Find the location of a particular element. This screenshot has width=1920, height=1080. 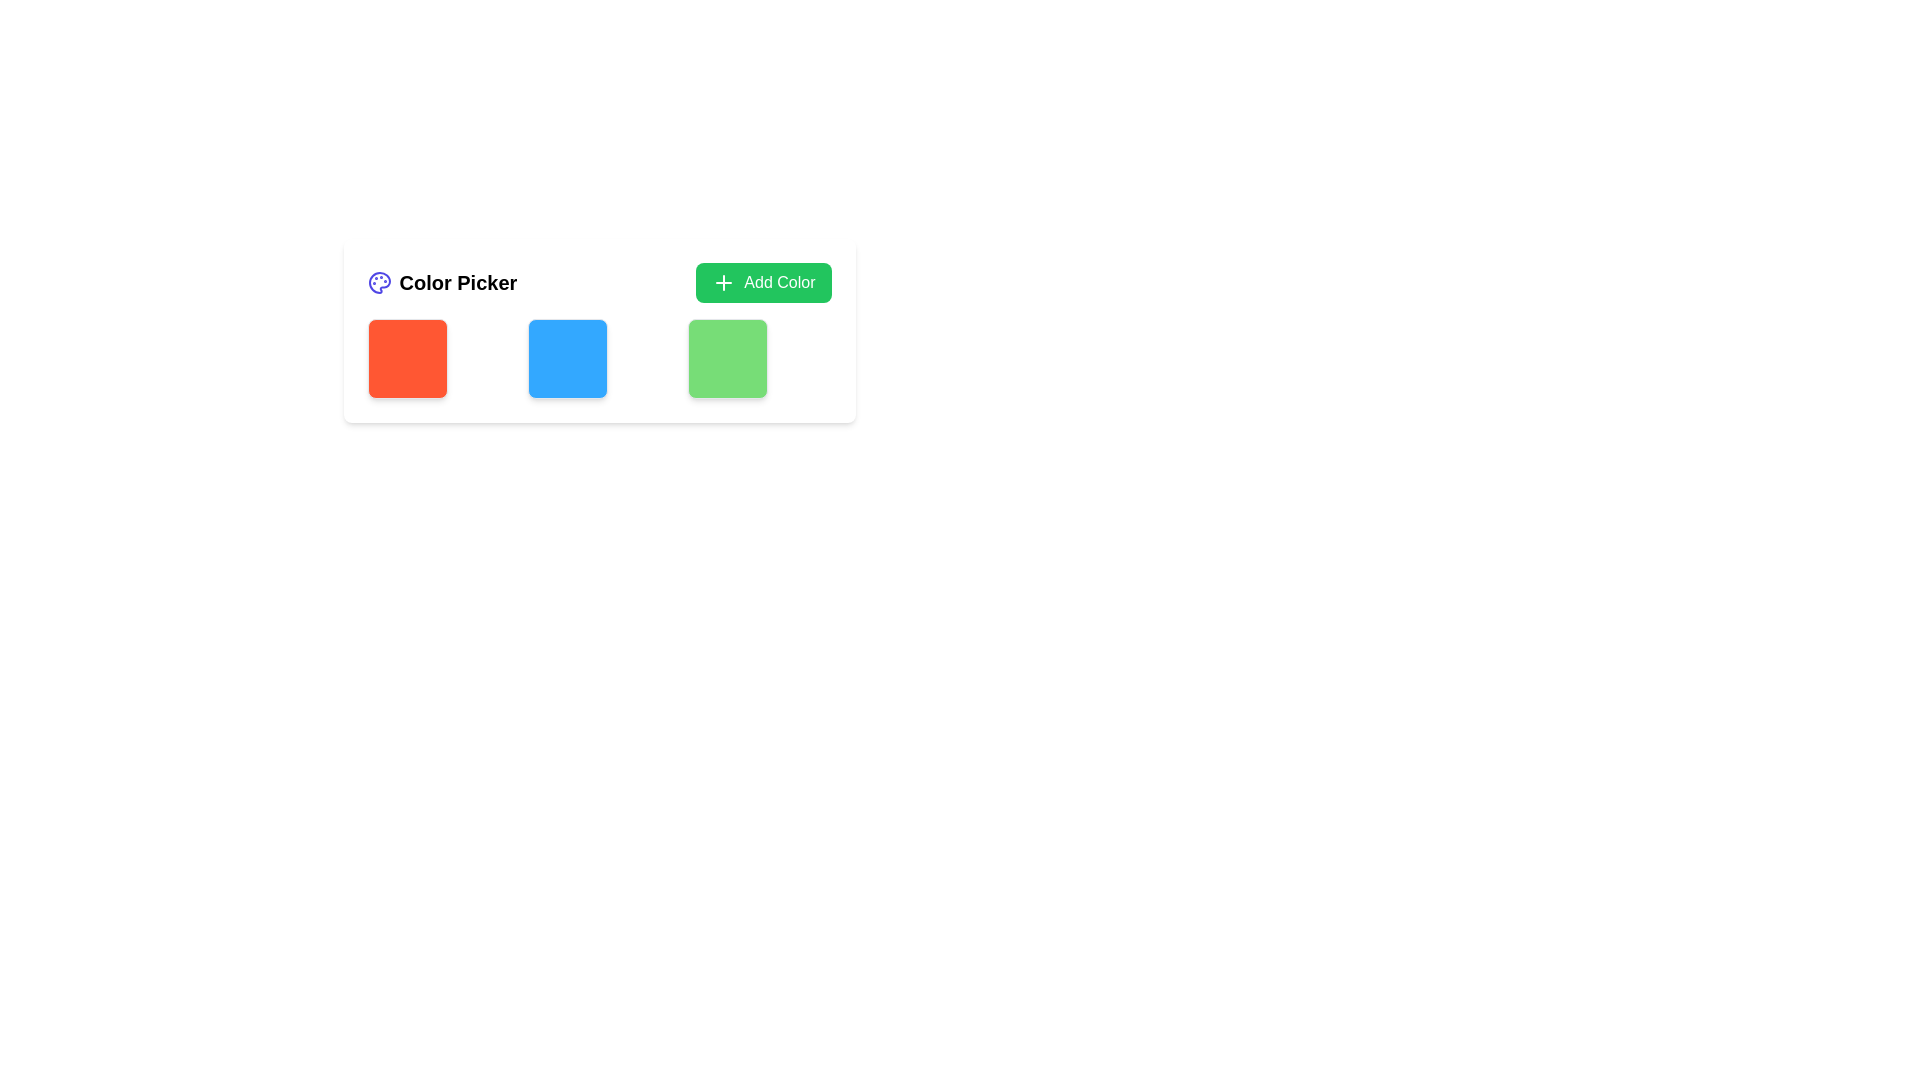

the red selectable color box is located at coordinates (406, 357).